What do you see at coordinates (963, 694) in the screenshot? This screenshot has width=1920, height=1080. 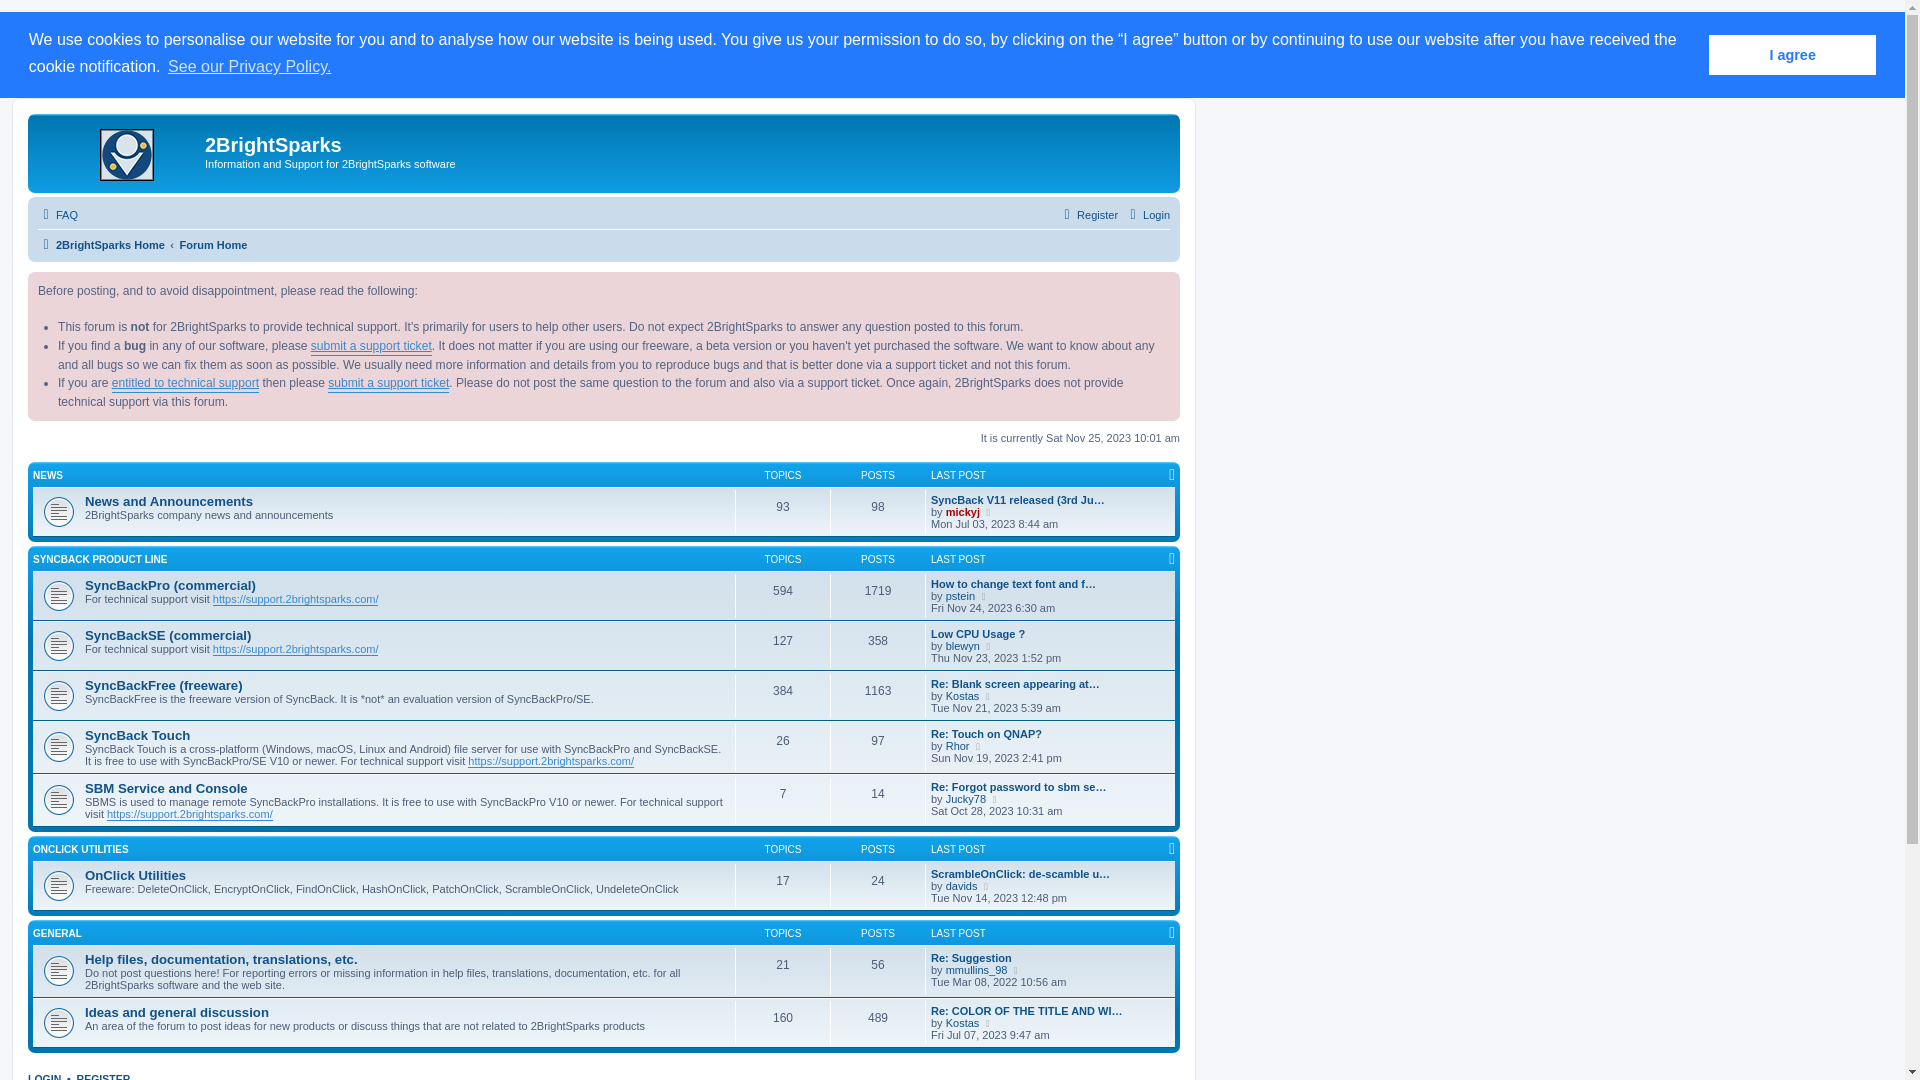 I see `'Kostas'` at bounding box center [963, 694].